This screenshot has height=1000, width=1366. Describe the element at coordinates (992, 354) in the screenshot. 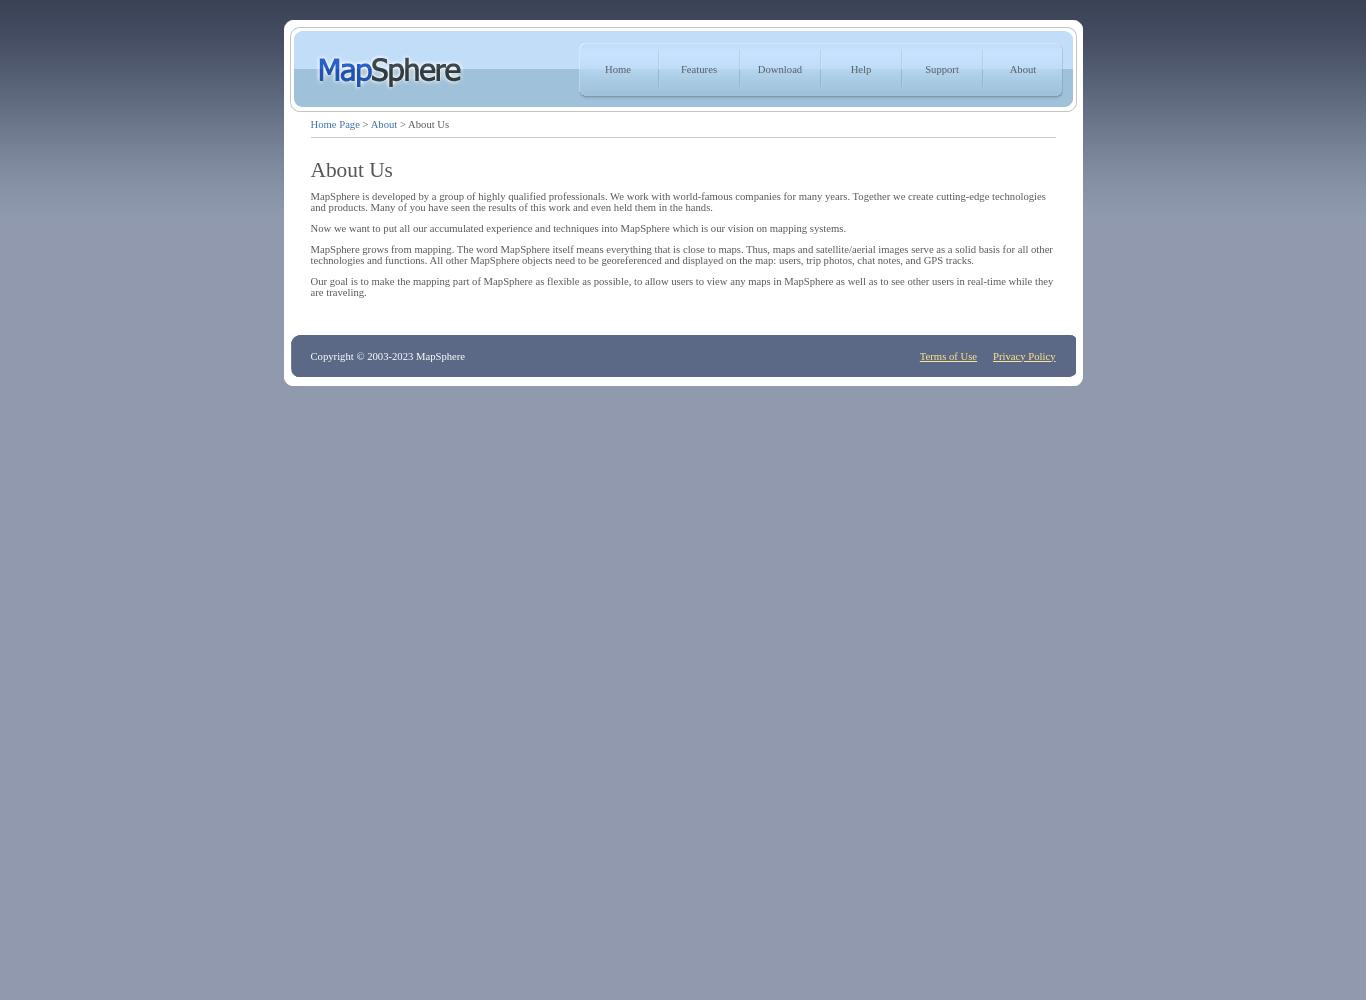

I see `'Privacy Policy'` at that location.